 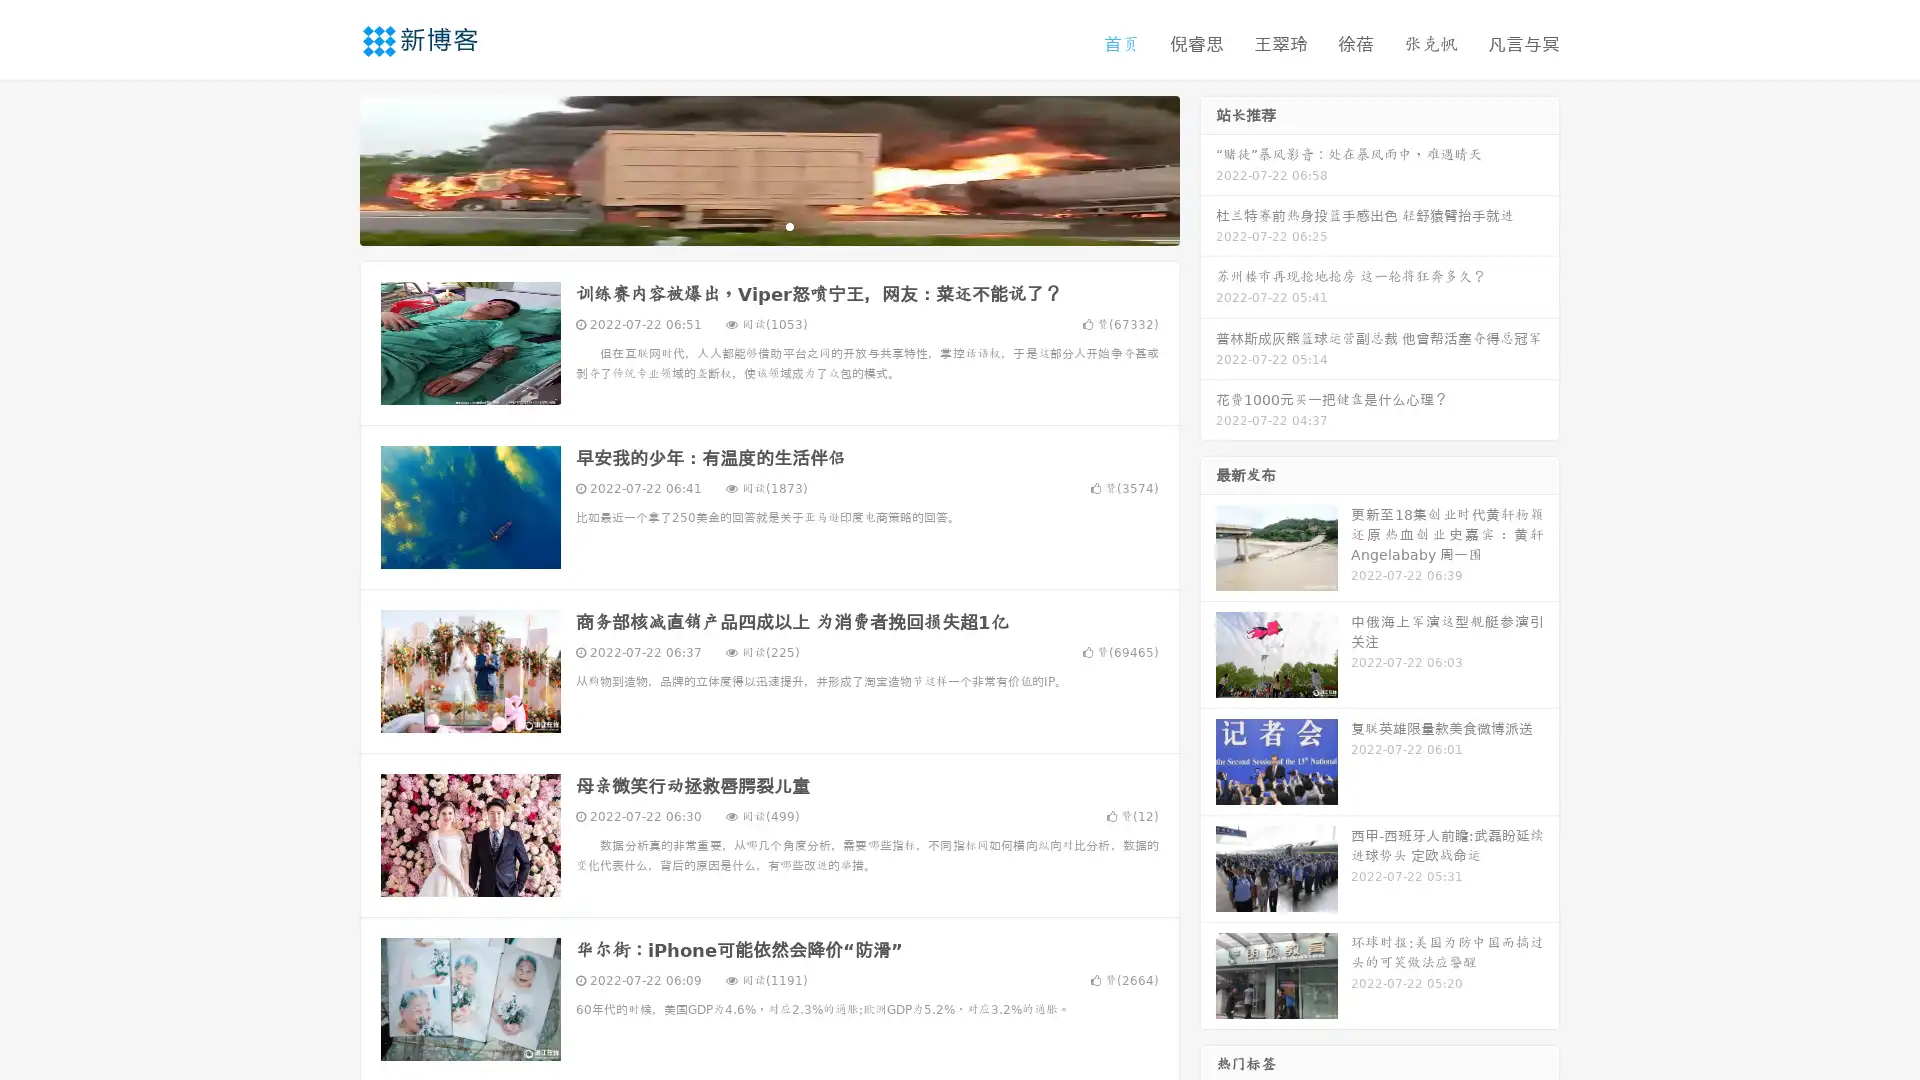 I want to click on Previous slide, so click(x=330, y=168).